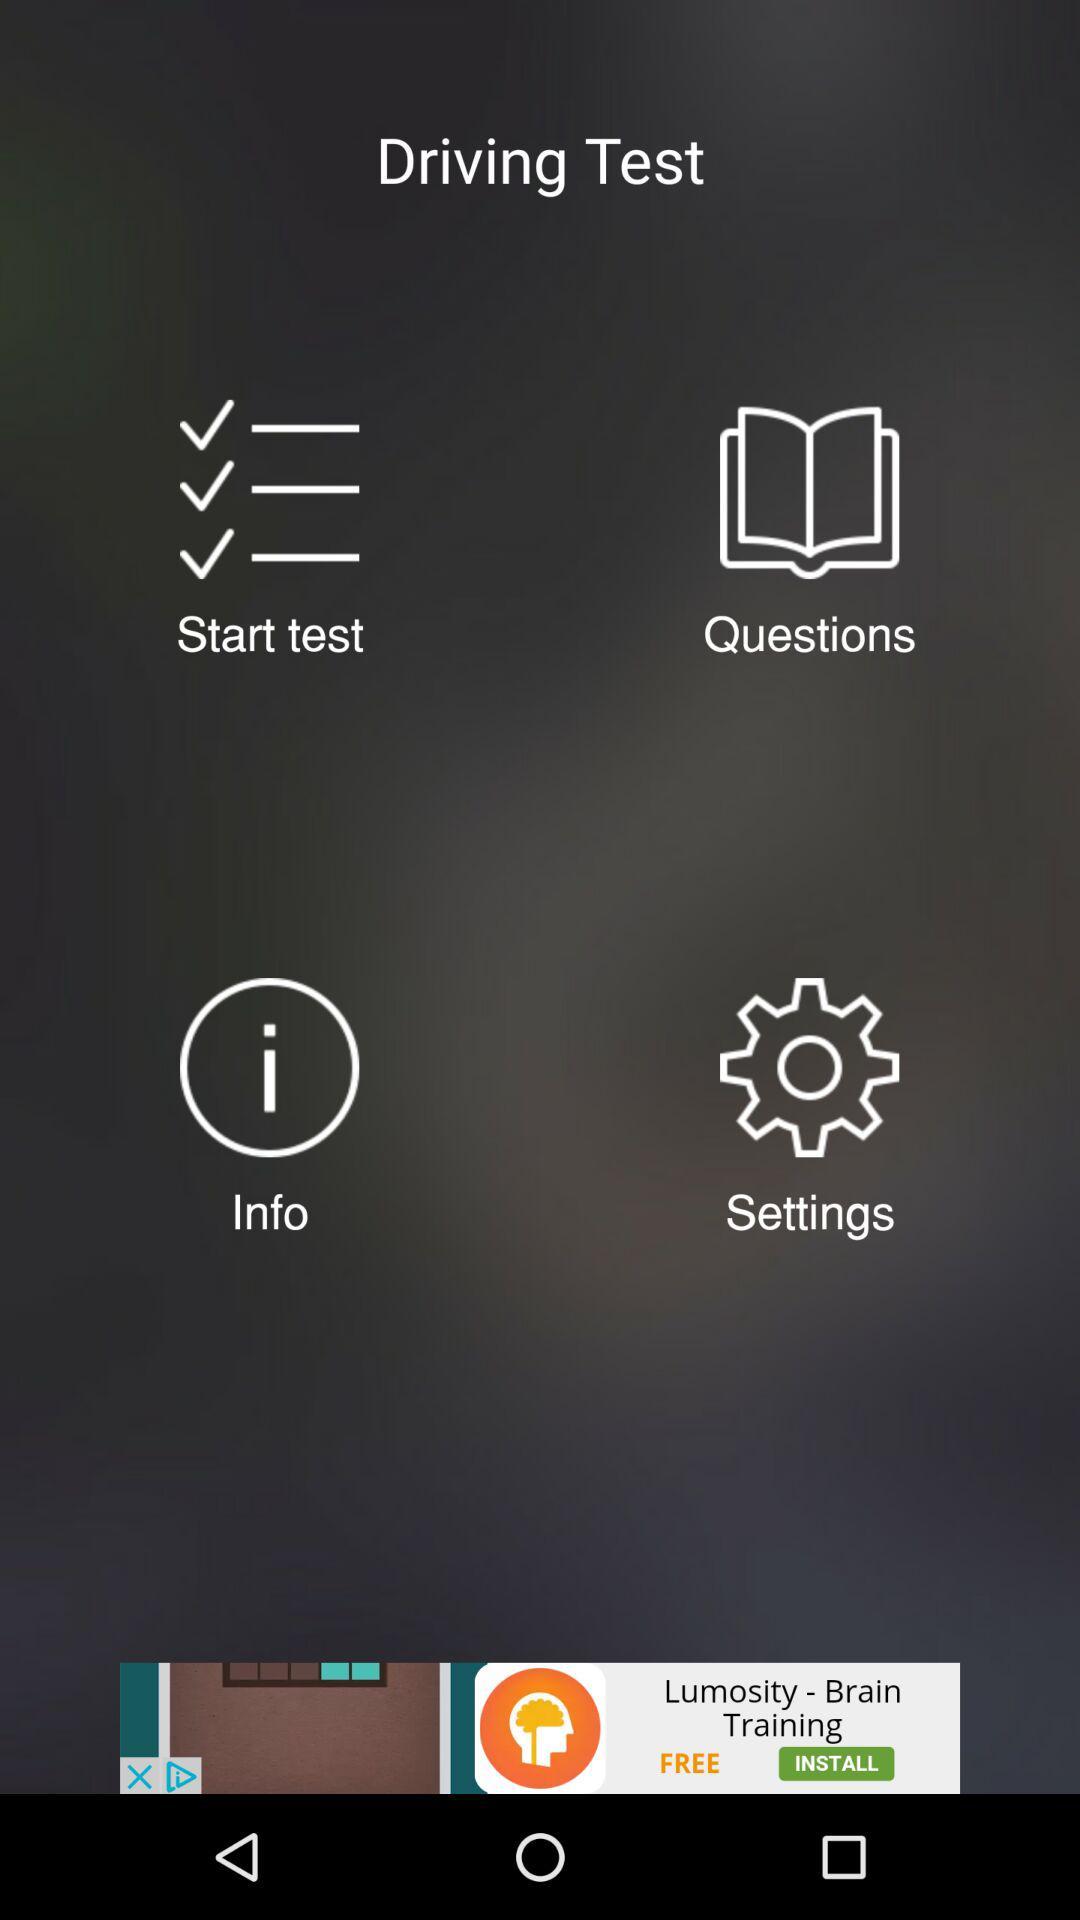  Describe the element at coordinates (540, 1727) in the screenshot. I see `the advertisement` at that location.